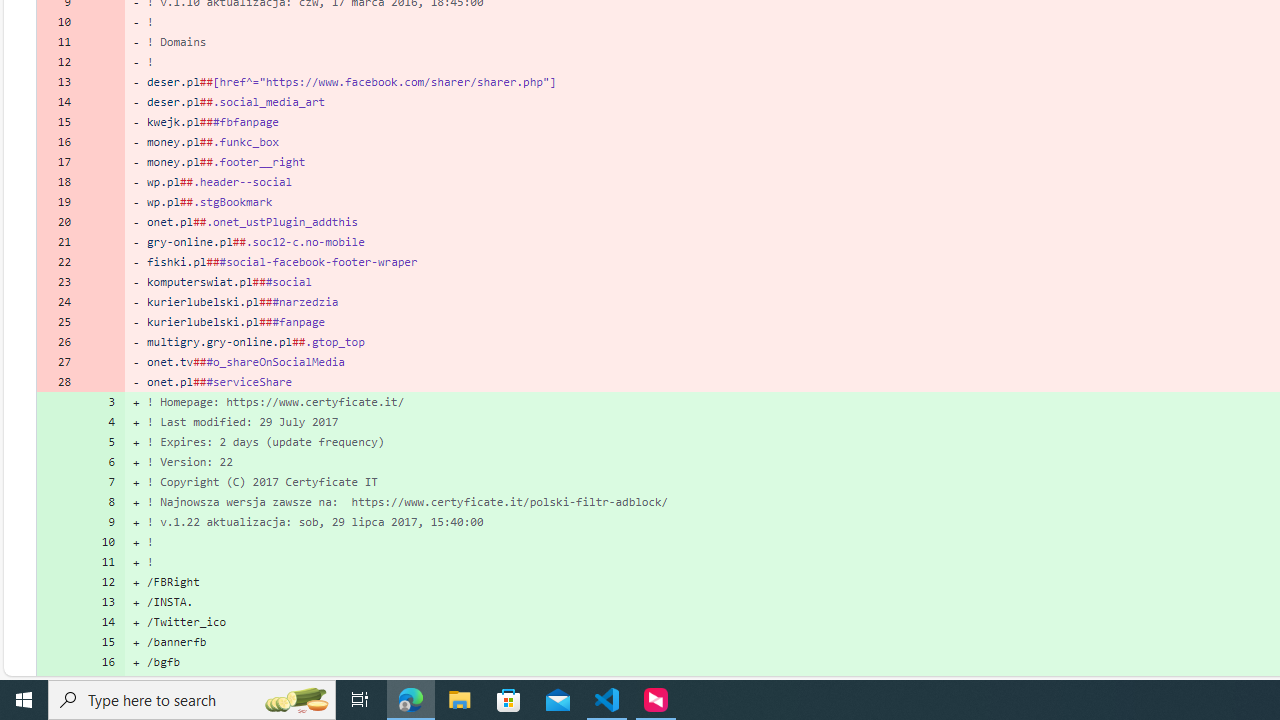  Describe the element at coordinates (102, 621) in the screenshot. I see `'14'` at that location.